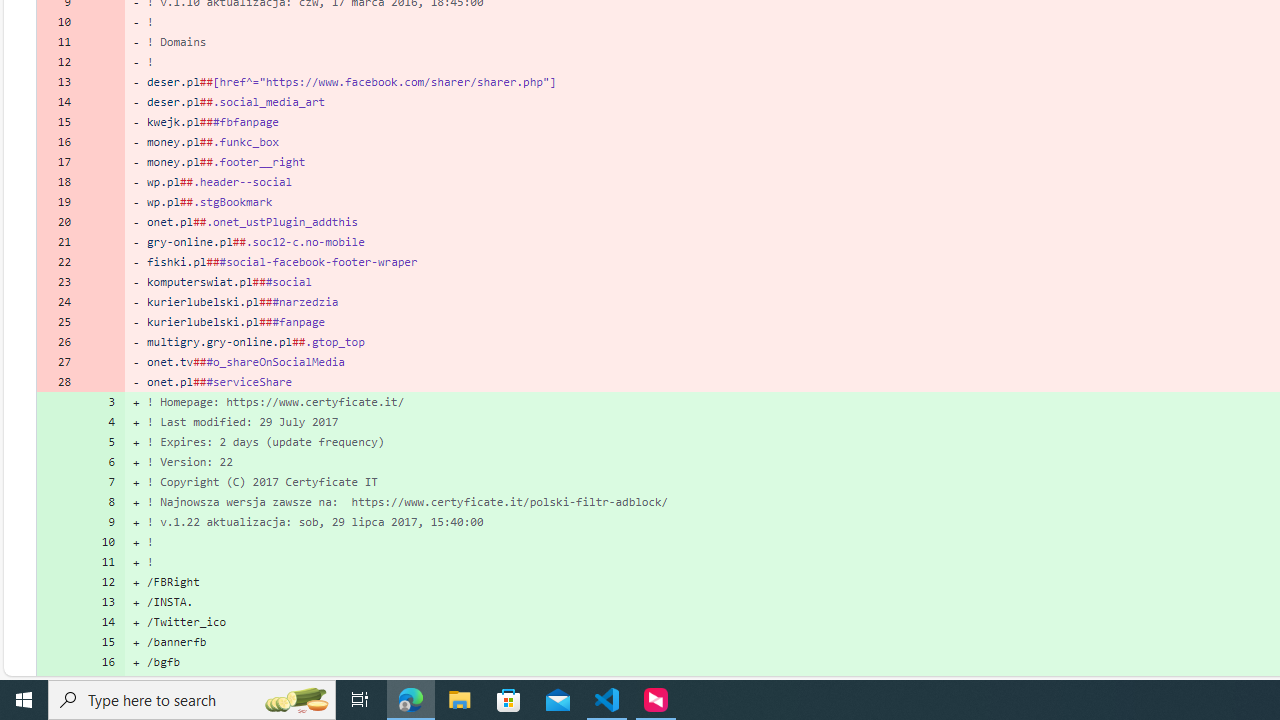  Describe the element at coordinates (102, 621) in the screenshot. I see `'14'` at that location.